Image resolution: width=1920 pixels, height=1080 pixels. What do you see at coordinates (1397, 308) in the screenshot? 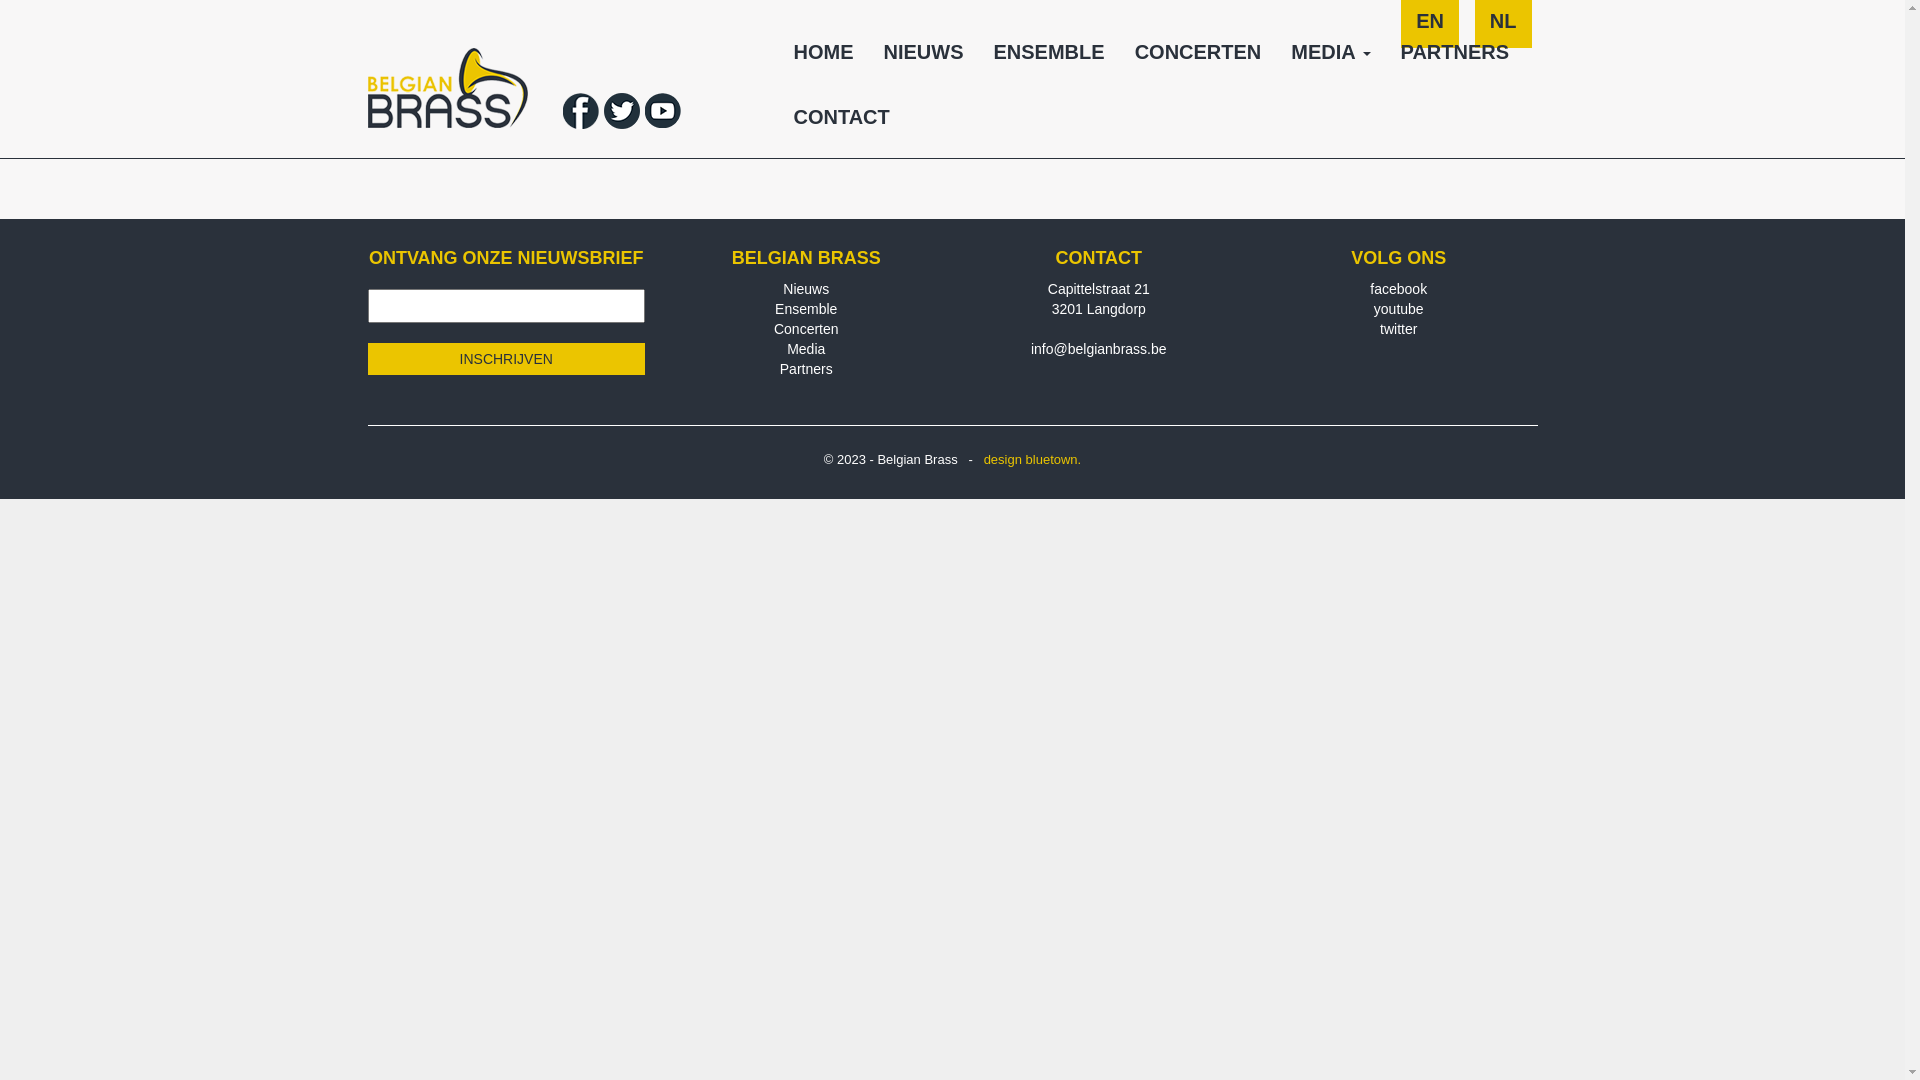
I see `'youtube'` at bounding box center [1397, 308].